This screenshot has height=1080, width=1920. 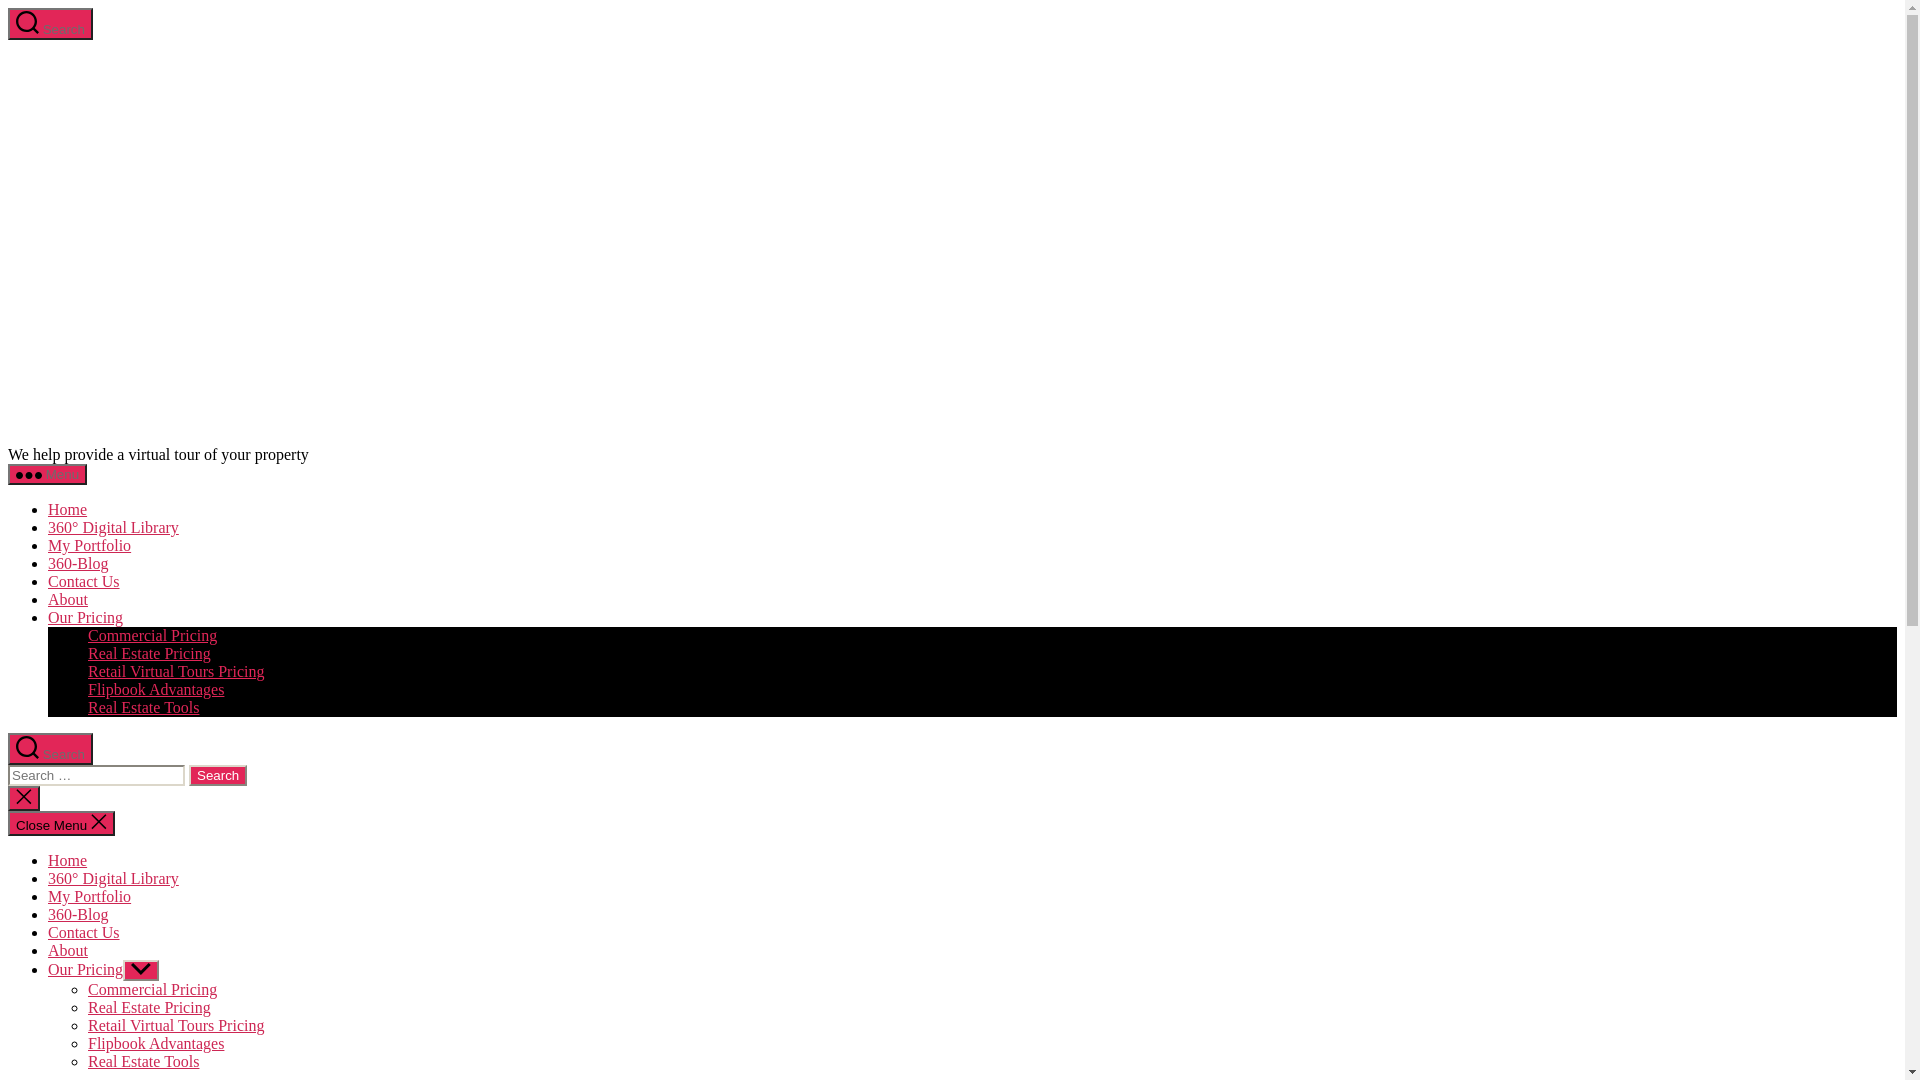 What do you see at coordinates (50, 748) in the screenshot?
I see `'Search'` at bounding box center [50, 748].